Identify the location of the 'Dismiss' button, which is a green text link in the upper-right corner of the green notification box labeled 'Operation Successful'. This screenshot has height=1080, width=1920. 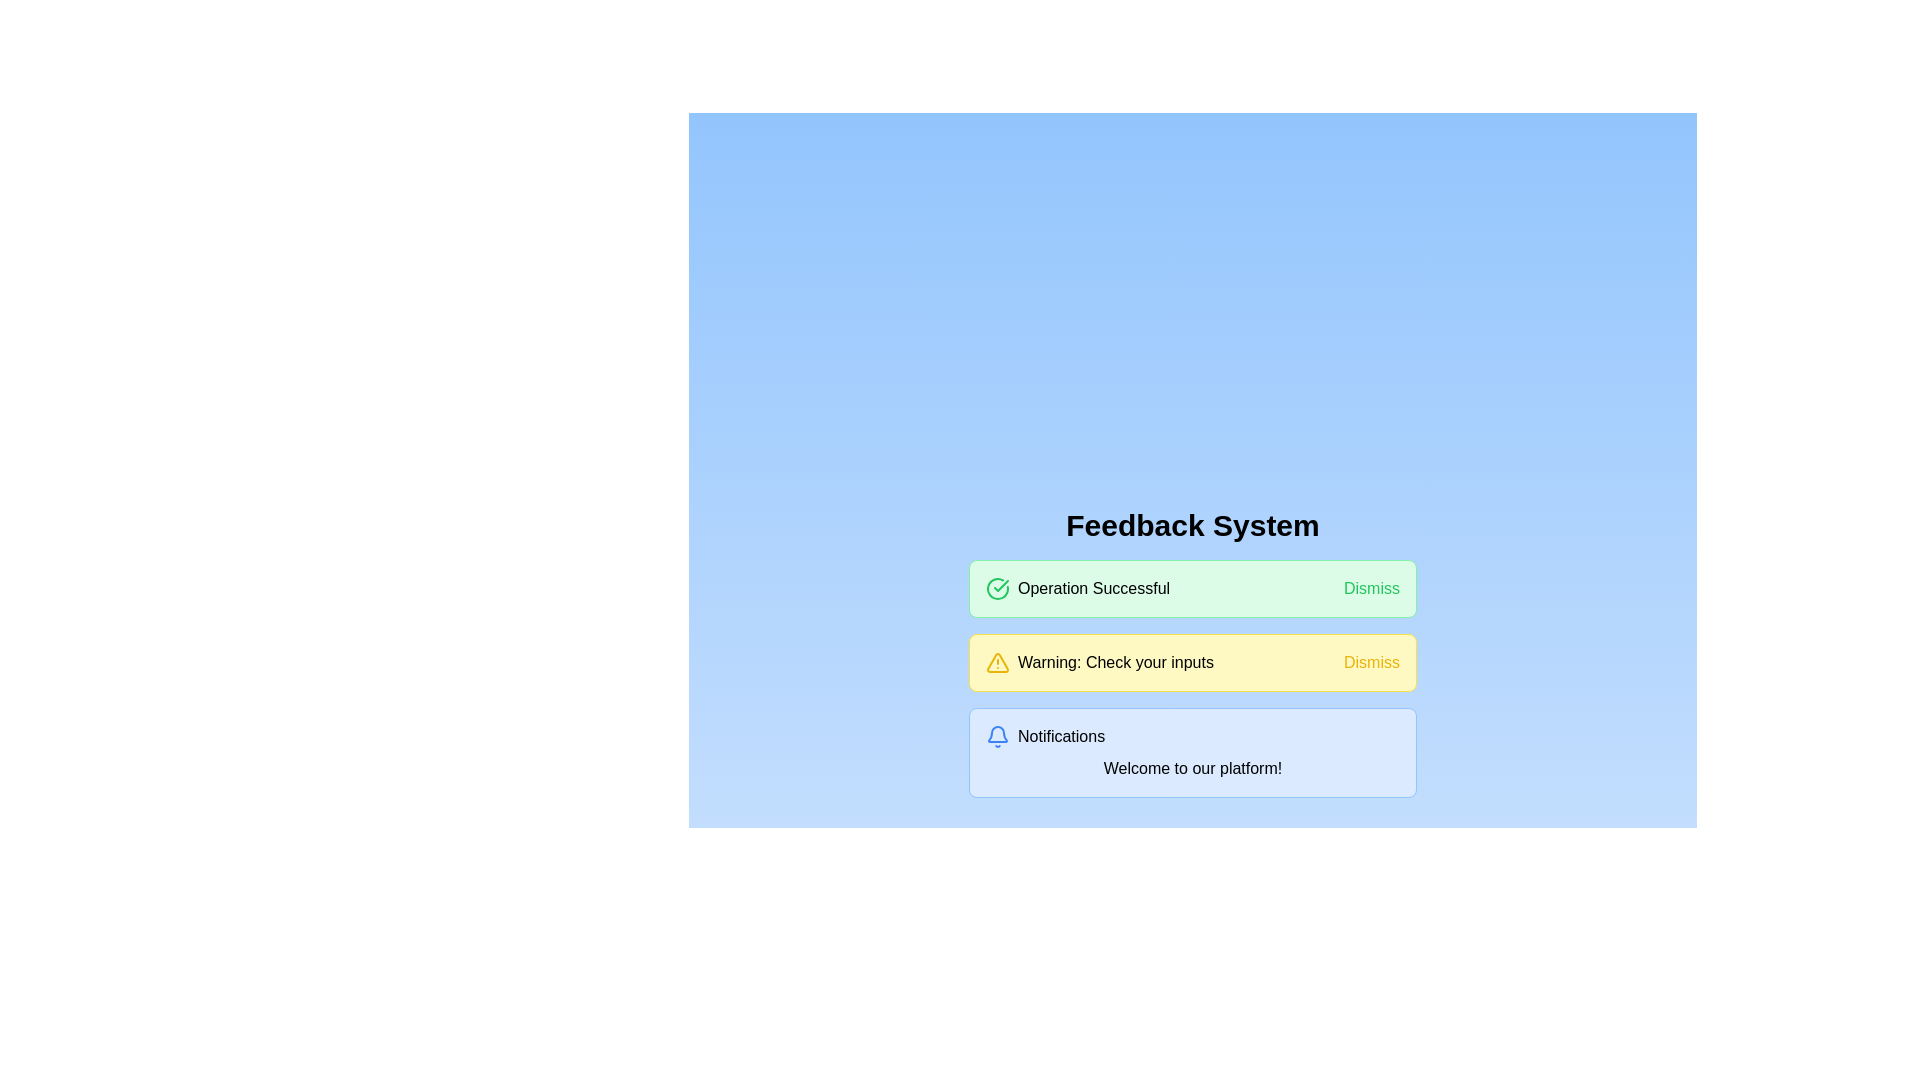
(1371, 588).